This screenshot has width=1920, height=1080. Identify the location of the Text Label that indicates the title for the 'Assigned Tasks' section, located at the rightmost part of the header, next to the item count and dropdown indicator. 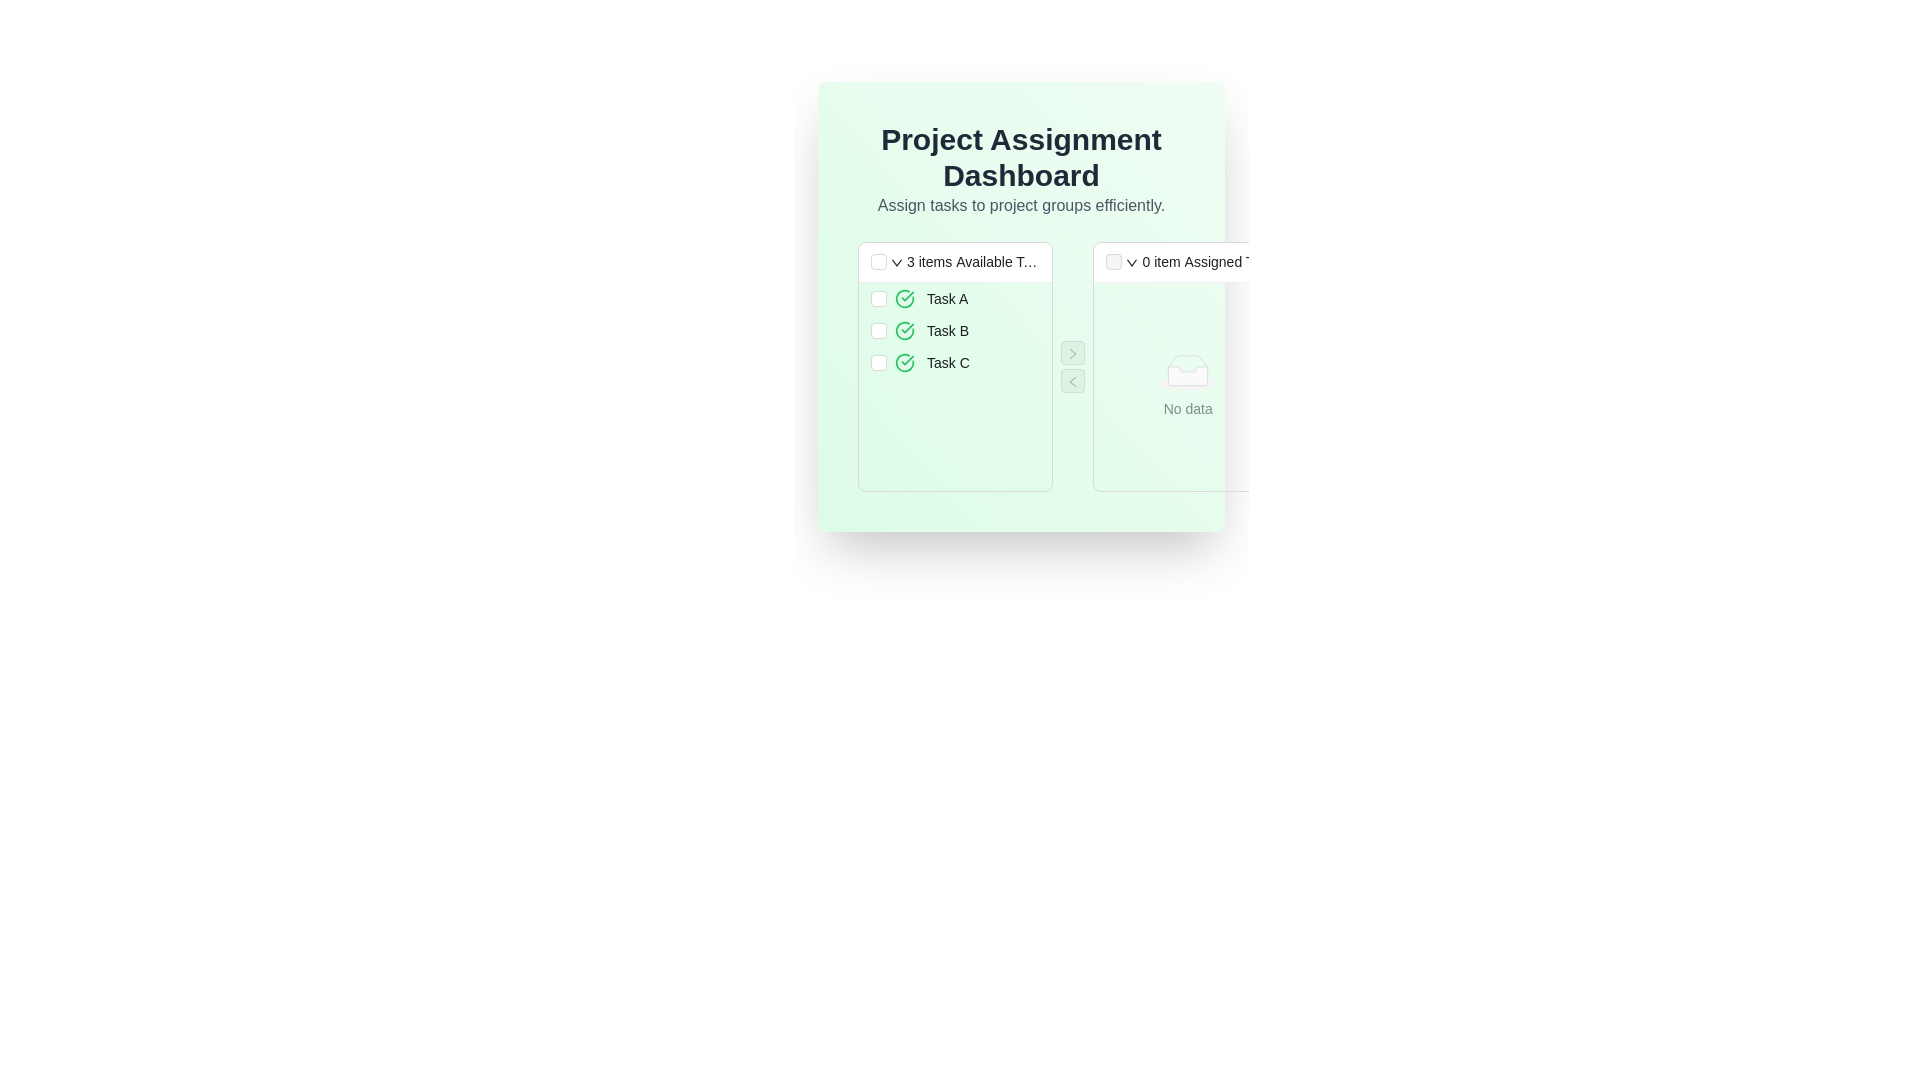
(1226, 261).